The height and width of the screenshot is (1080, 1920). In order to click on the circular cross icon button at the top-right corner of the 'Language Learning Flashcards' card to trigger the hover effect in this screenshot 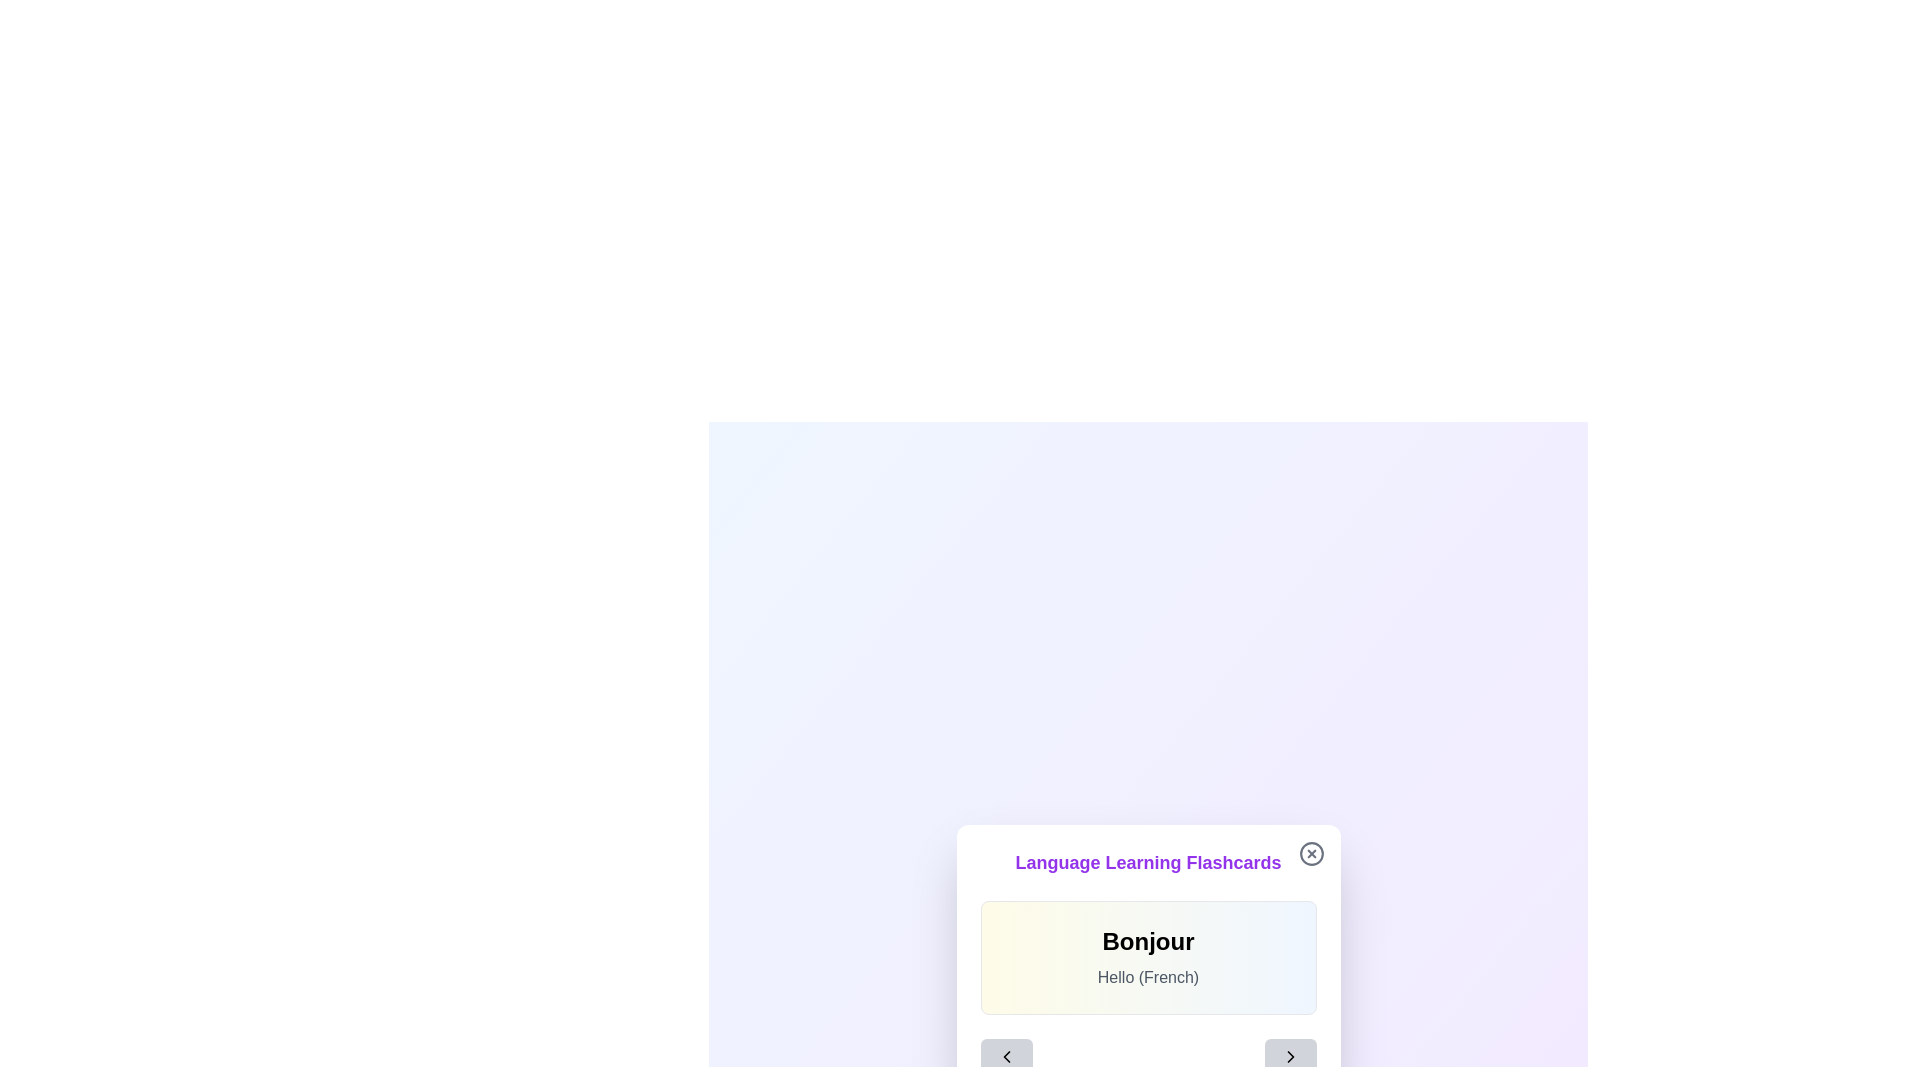, I will do `click(1311, 853)`.